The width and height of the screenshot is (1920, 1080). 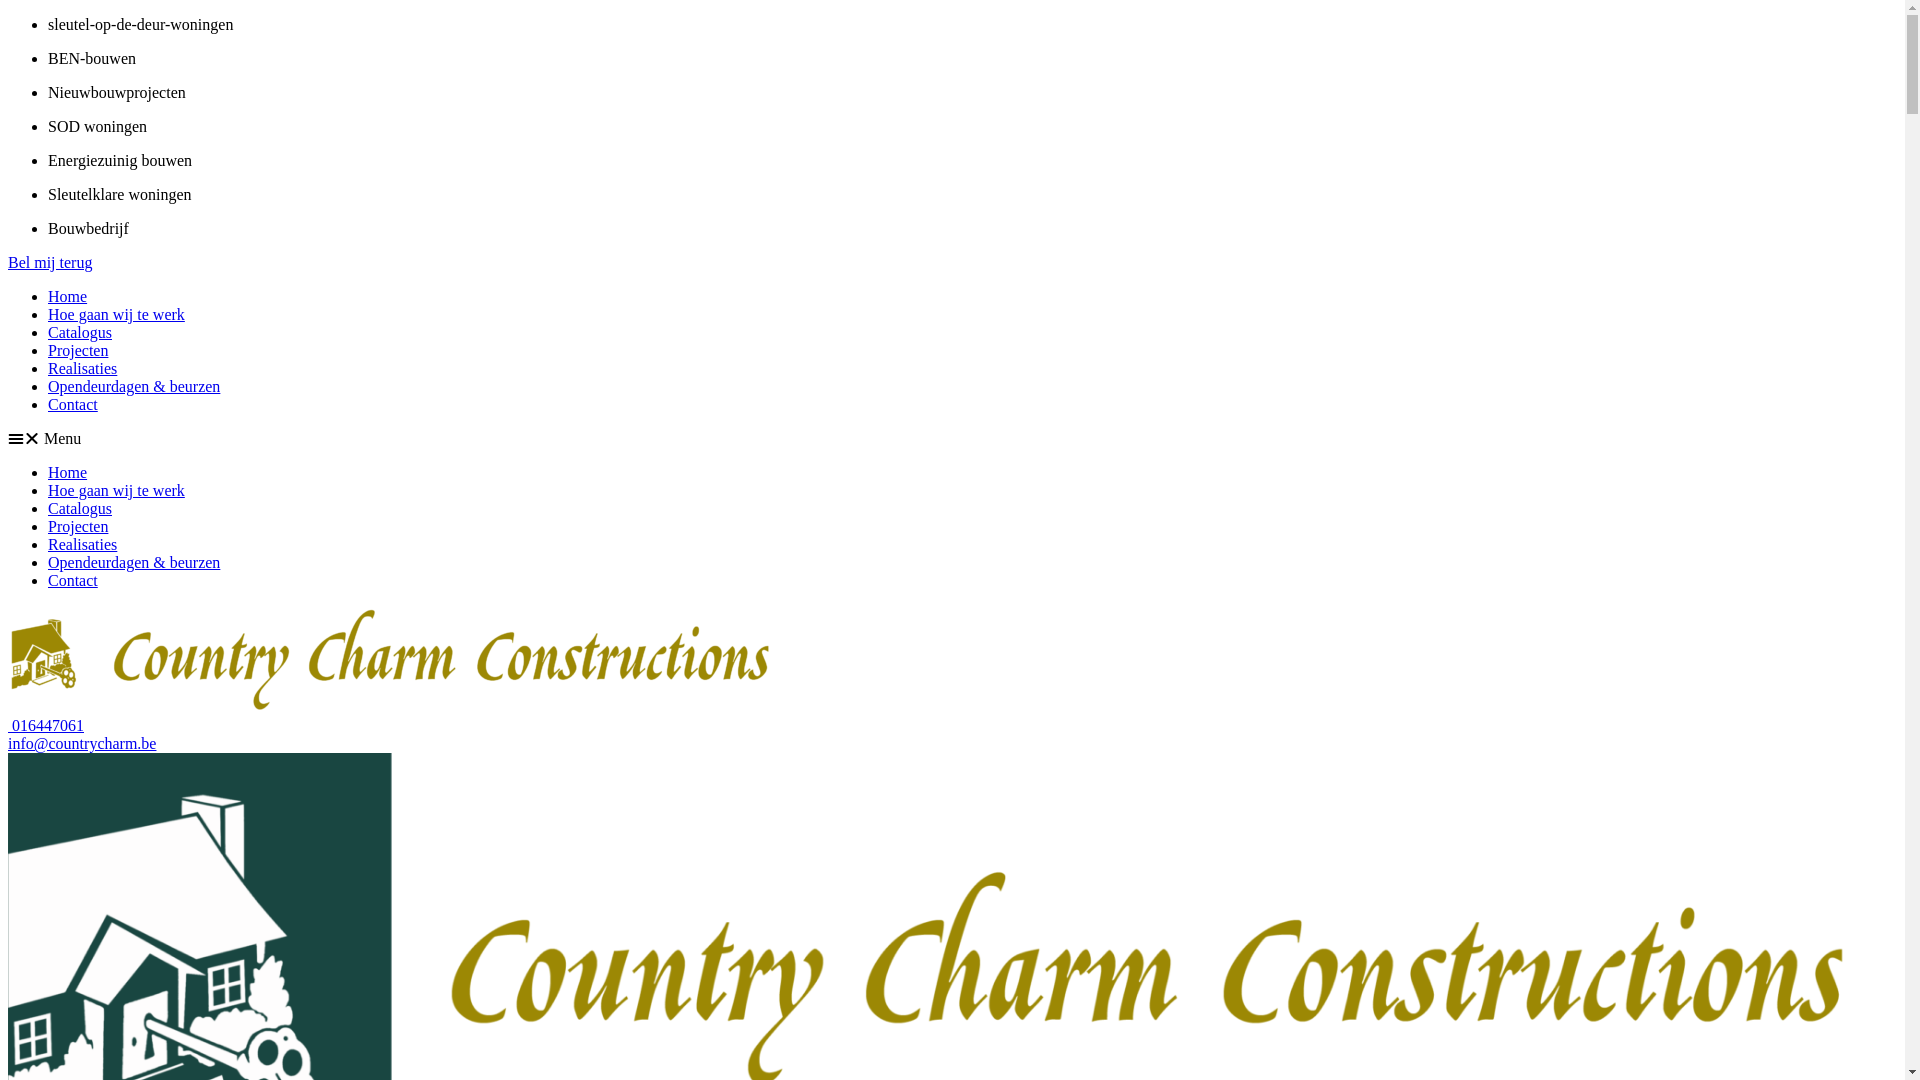 What do you see at coordinates (8, 743) in the screenshot?
I see `'info@countrycharm.be'` at bounding box center [8, 743].